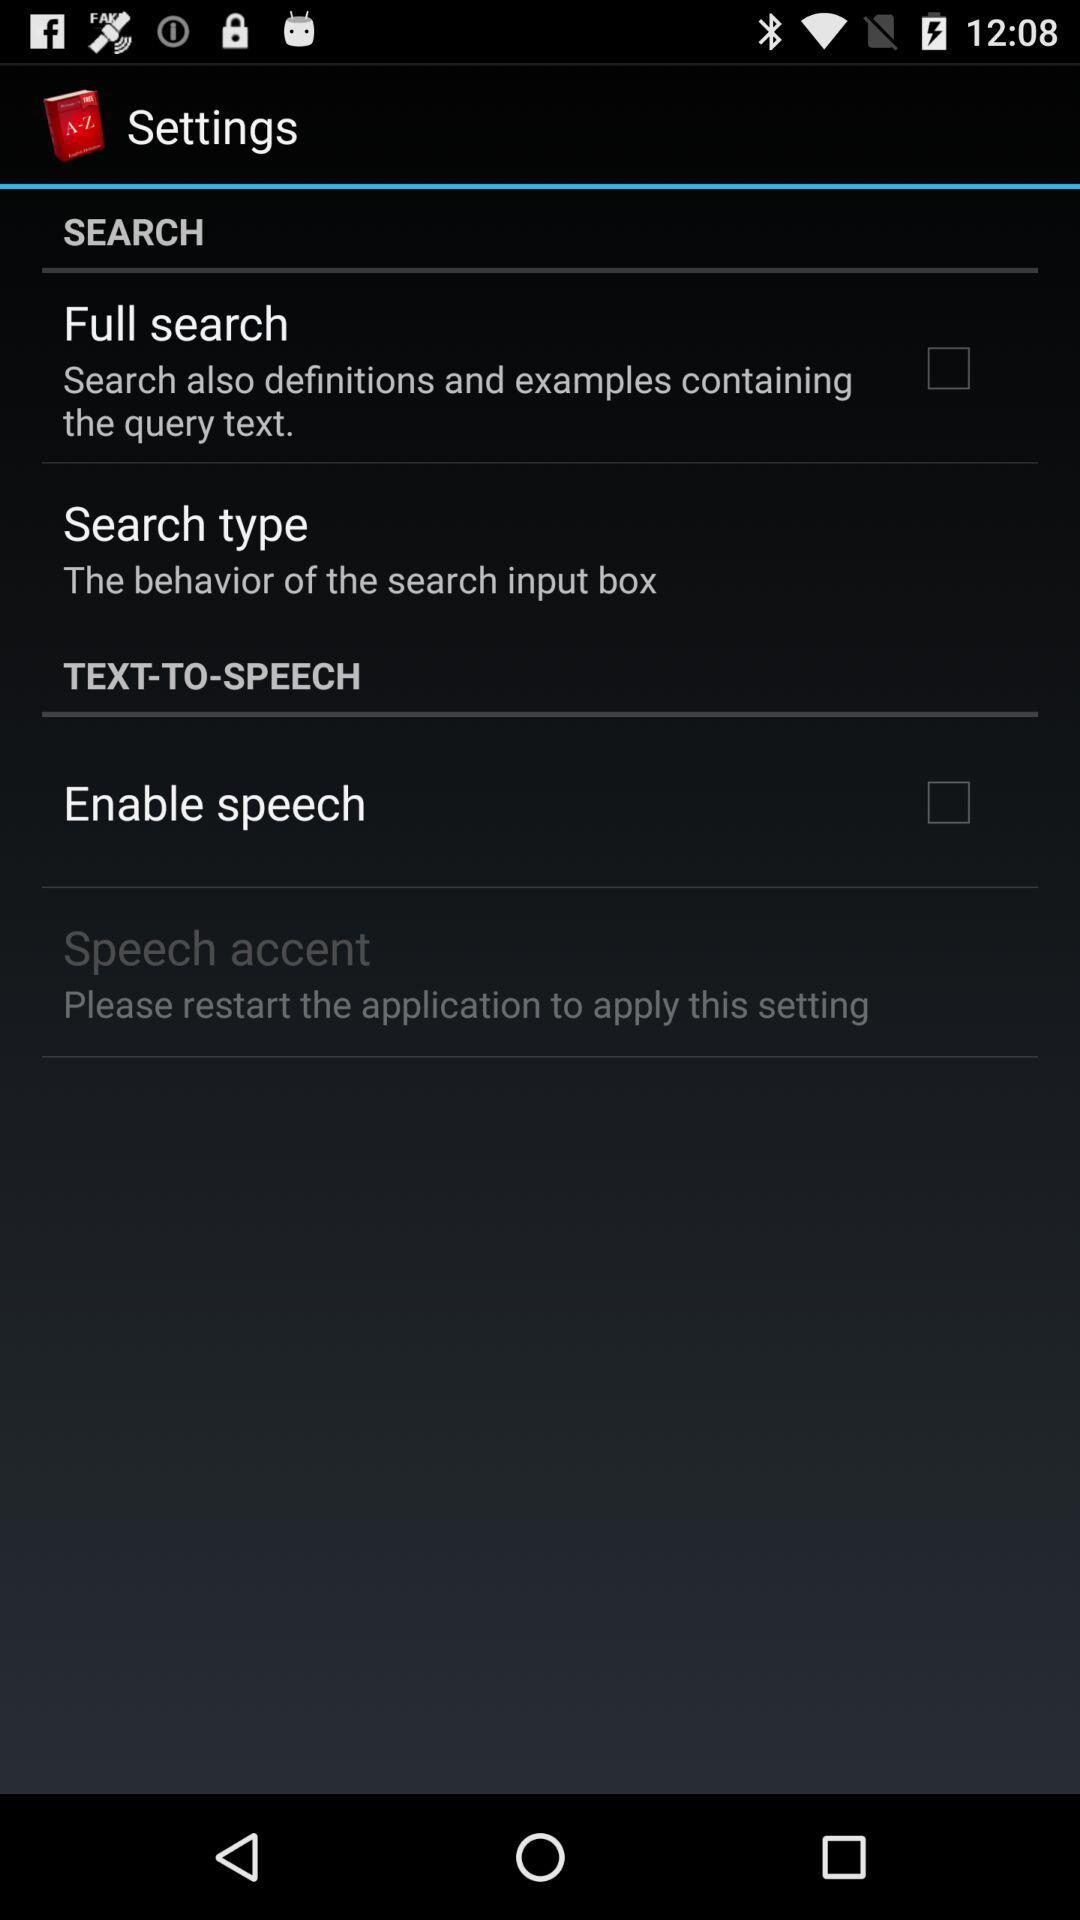  What do you see at coordinates (214, 802) in the screenshot?
I see `the enable speech app` at bounding box center [214, 802].